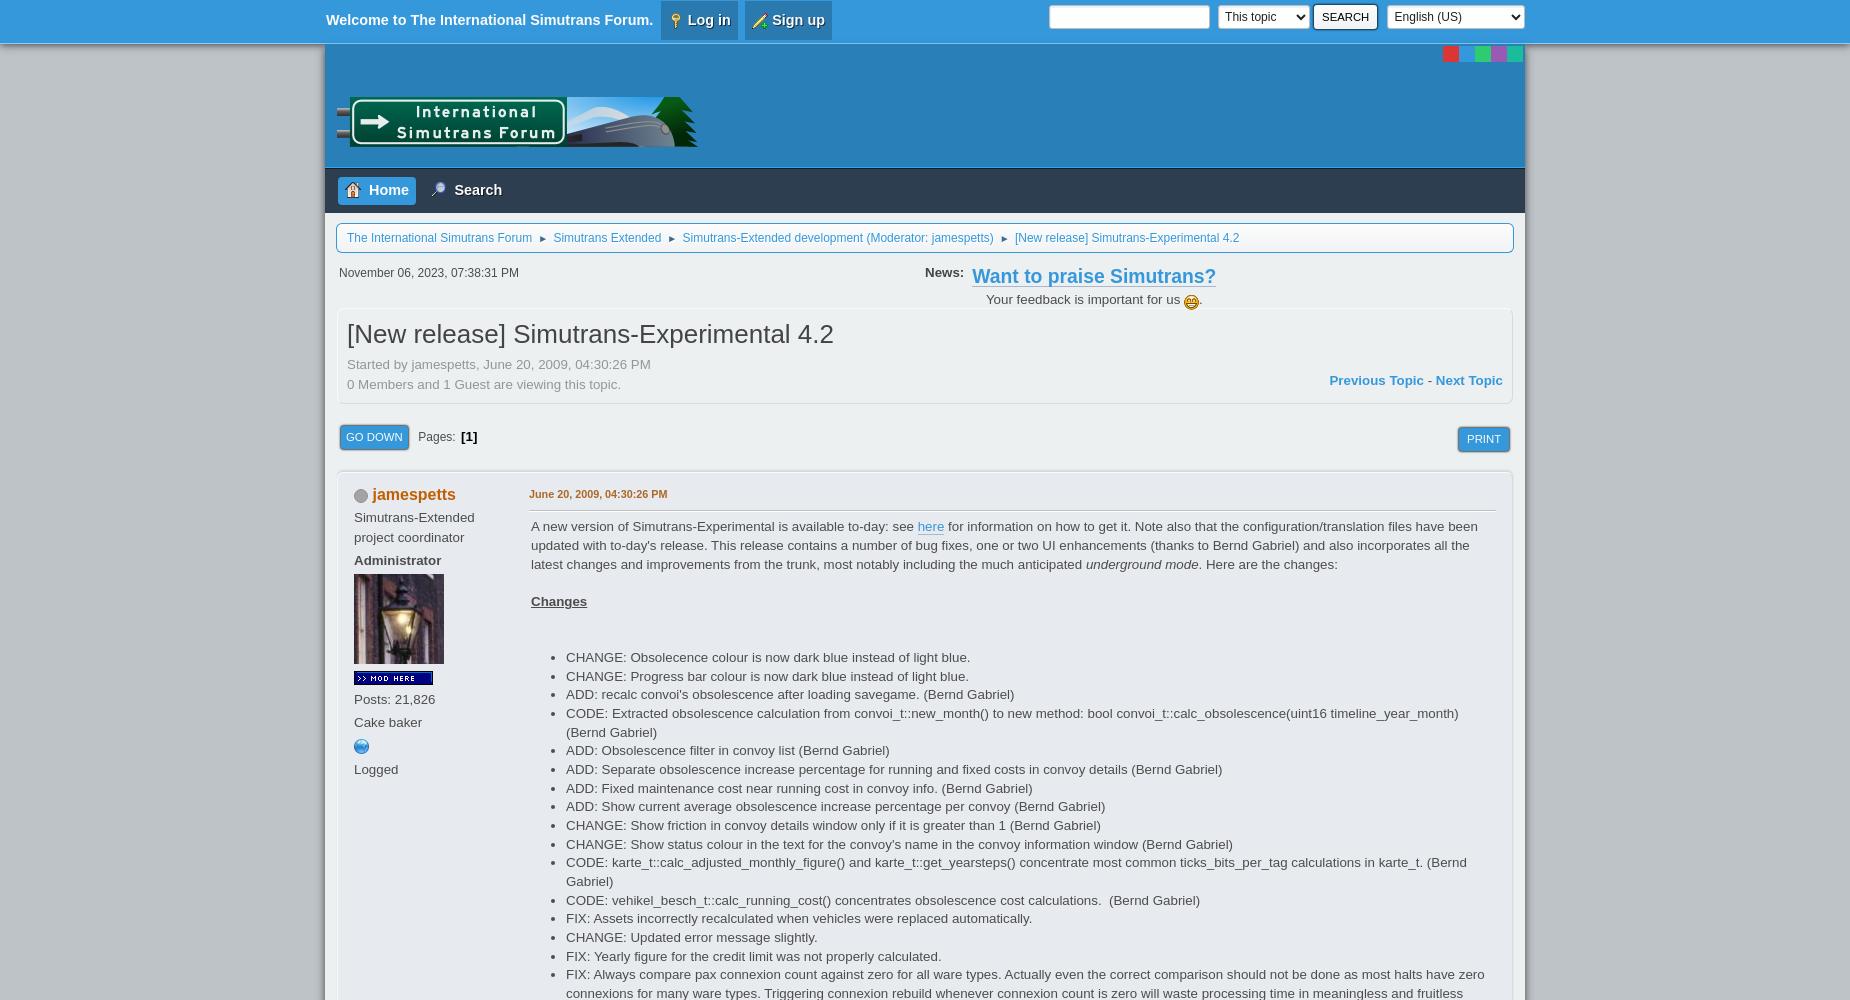  I want to click on 'CODE: karte_t::calc_adjusted_monthly_figure() and karte_t::get_yearsteps() concentrate most common ticks_bits_per_tag calculations in karte_t. (Bernd Gabriel)', so click(1015, 870).